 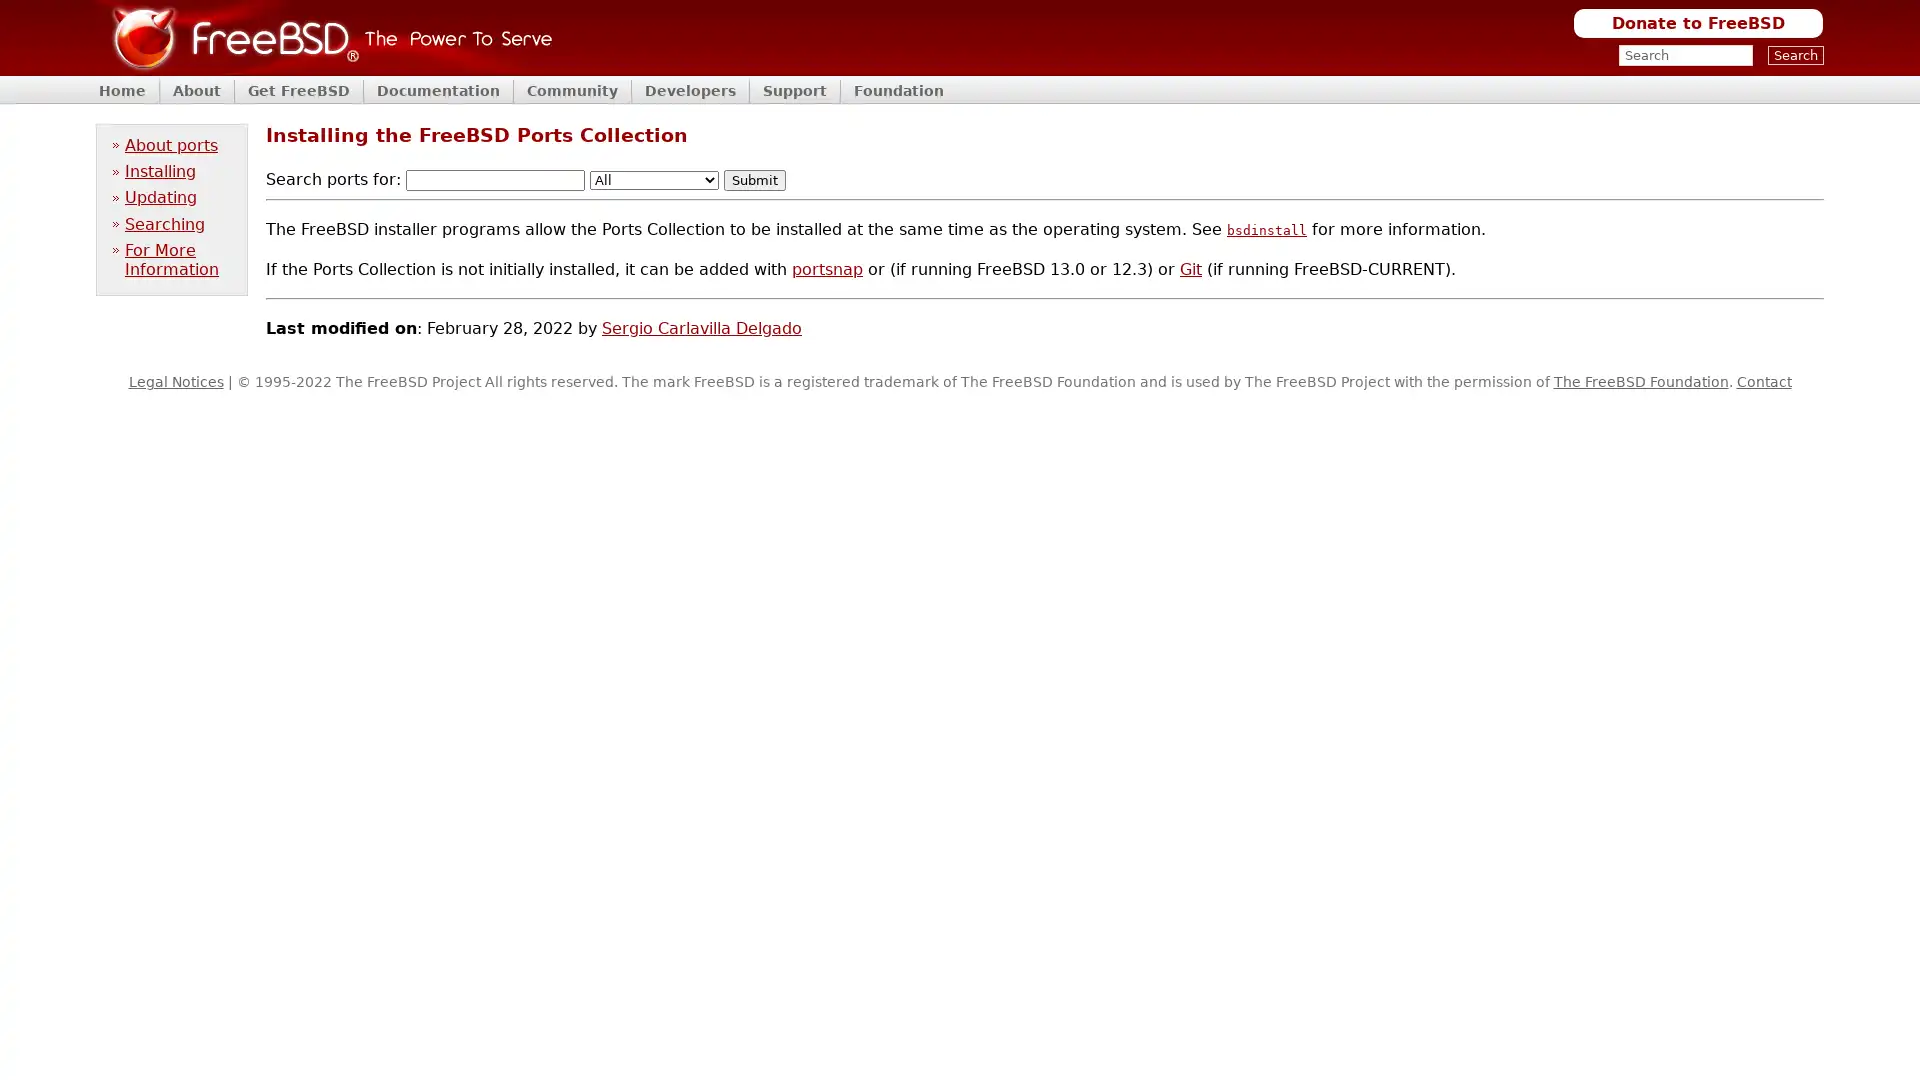 I want to click on Submit, so click(x=753, y=180).